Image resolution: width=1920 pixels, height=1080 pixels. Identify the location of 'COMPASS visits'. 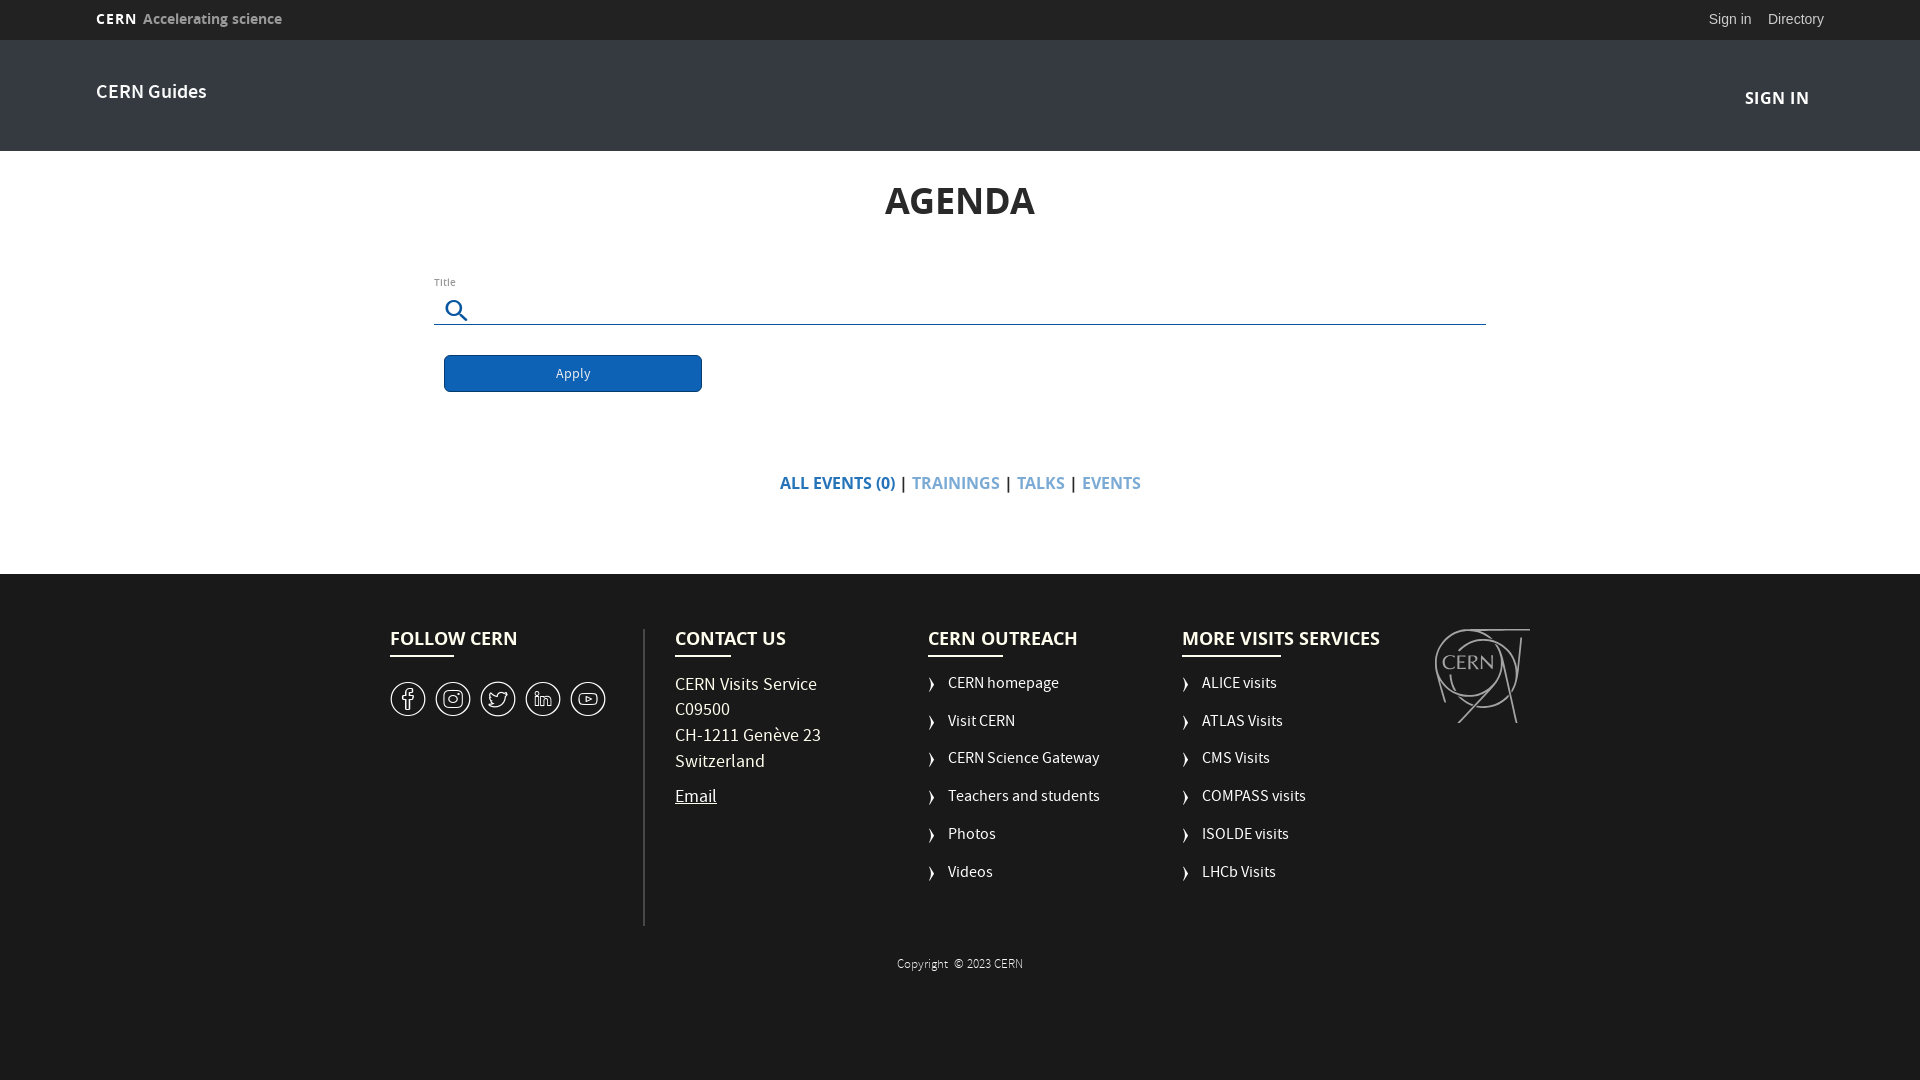
(1242, 805).